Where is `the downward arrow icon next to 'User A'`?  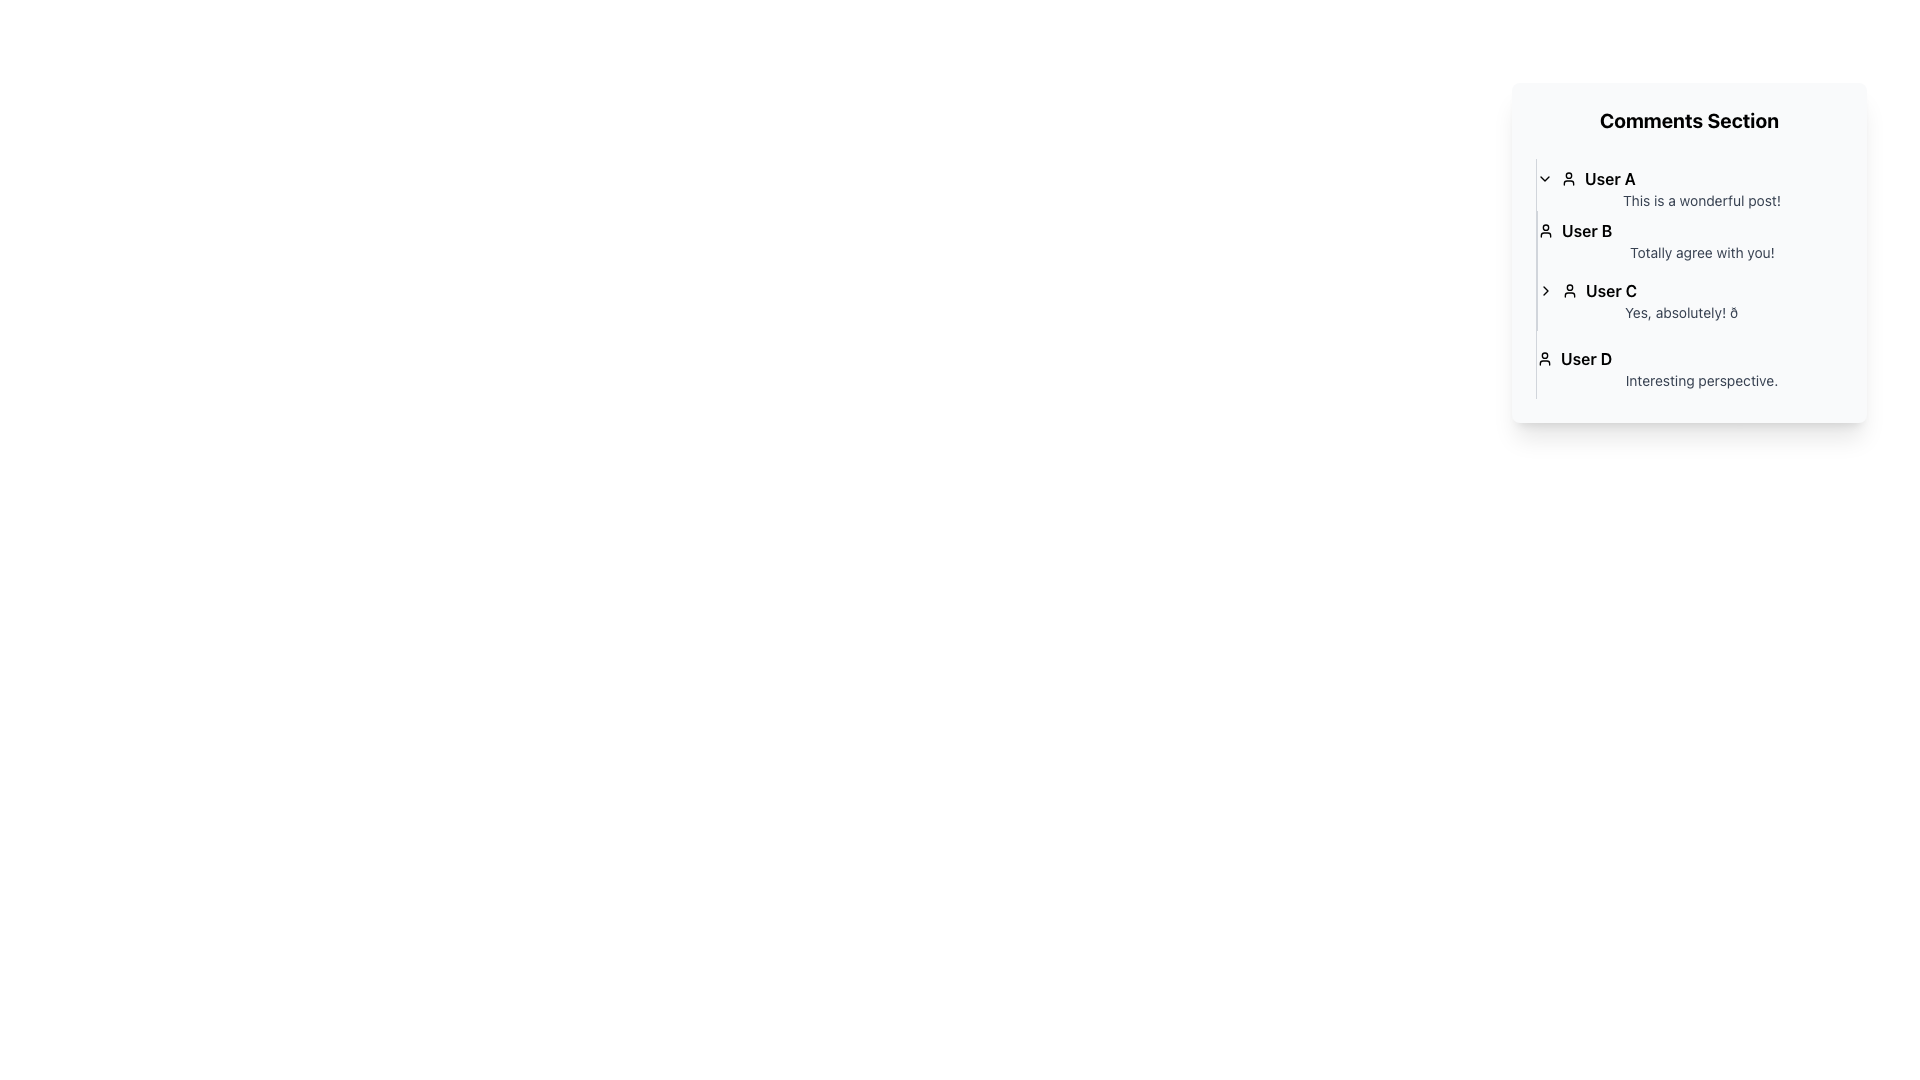
the downward arrow icon next to 'User A' is located at coordinates (1544, 177).